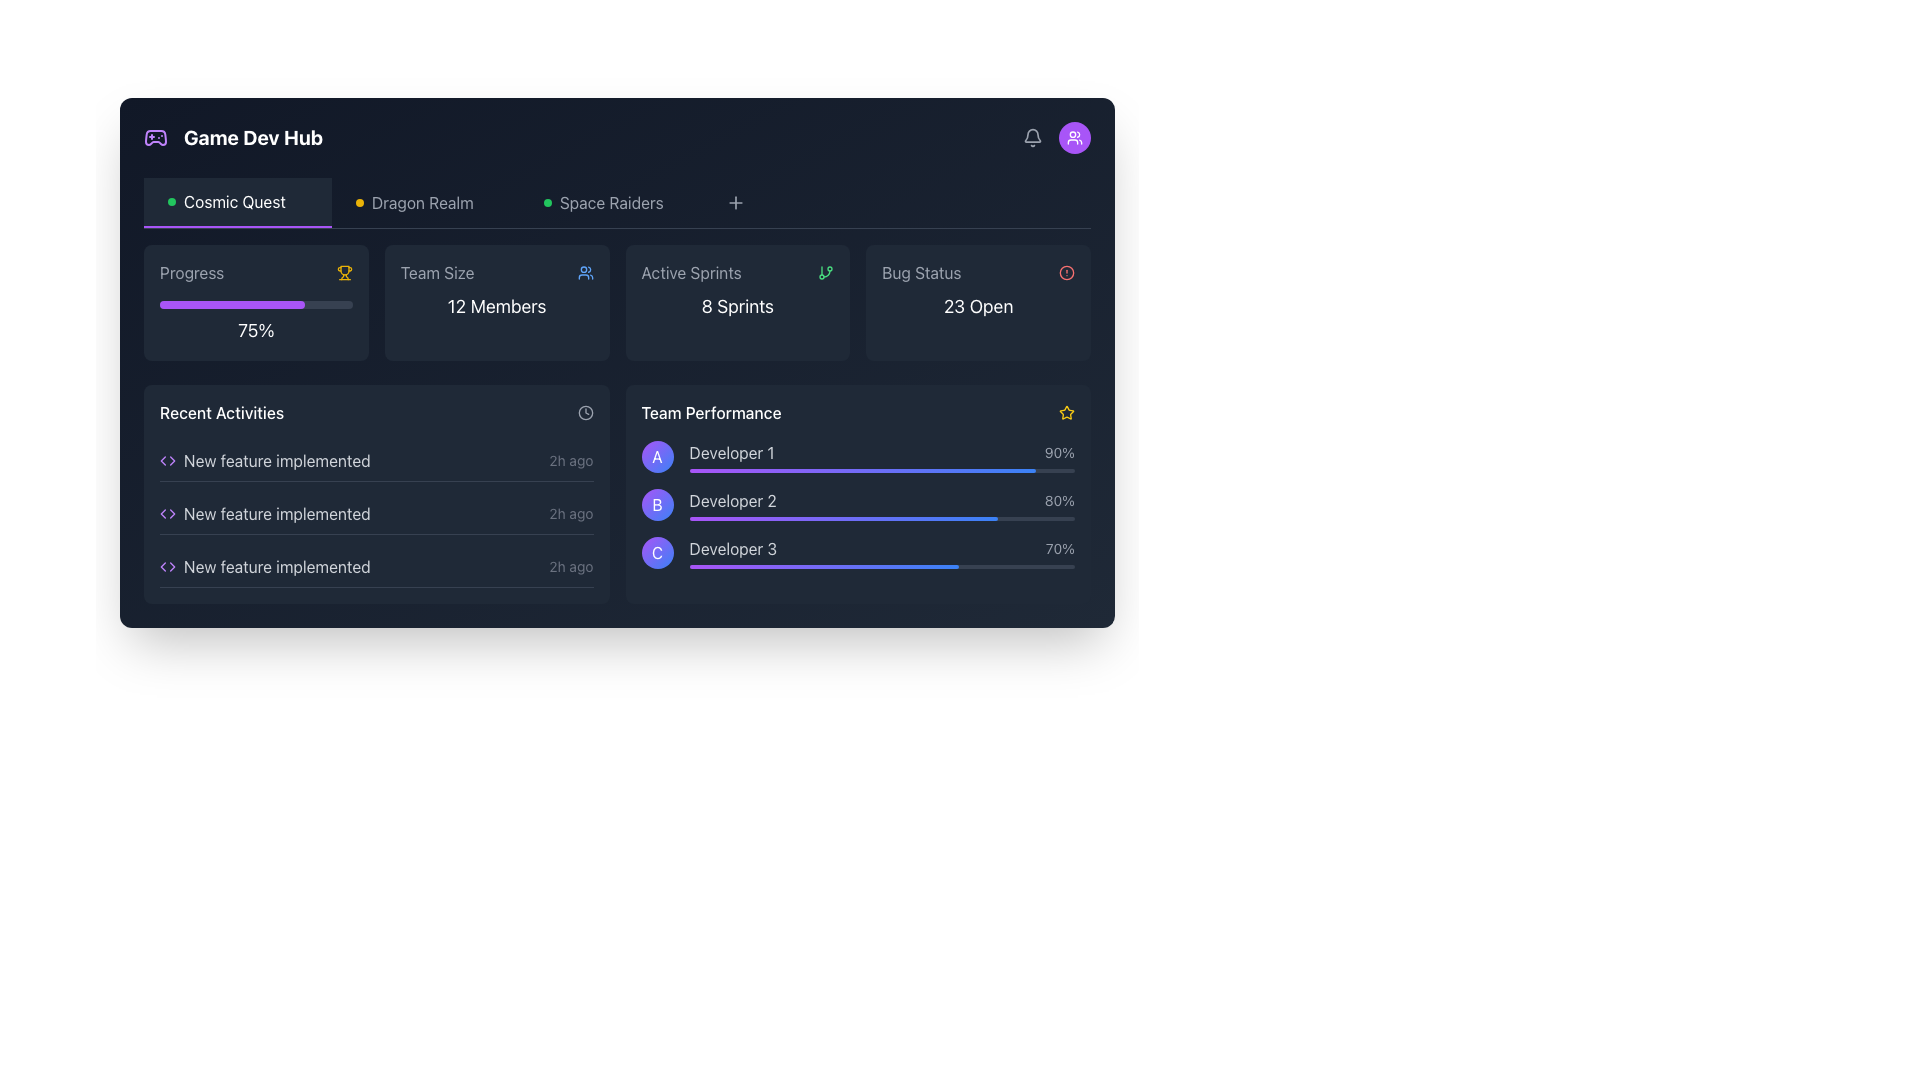 This screenshot has width=1920, height=1080. What do you see at coordinates (1065, 411) in the screenshot?
I see `the star icon located to the far right of the 'Team Performance' section header, adjacent to the text label 'Team Performance'` at bounding box center [1065, 411].